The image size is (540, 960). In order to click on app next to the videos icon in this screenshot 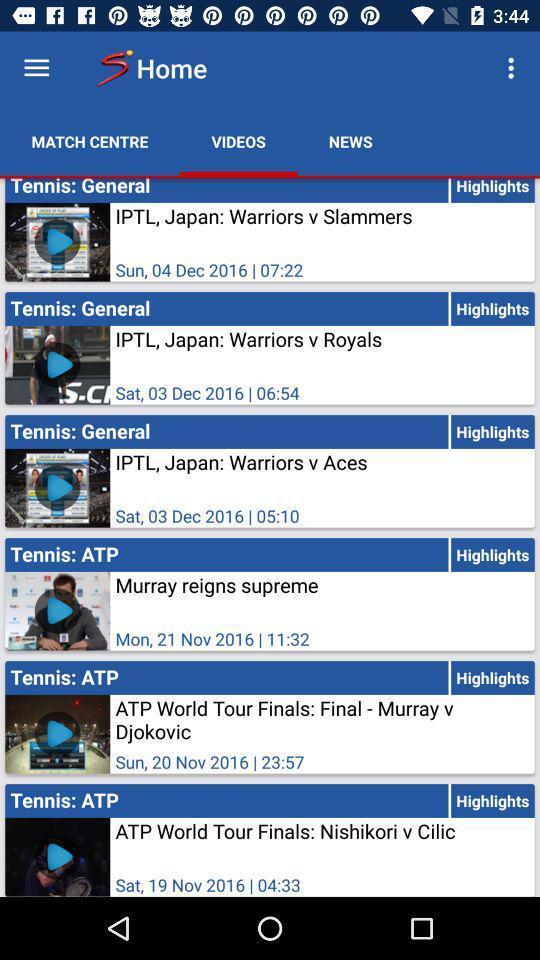, I will do `click(349, 140)`.